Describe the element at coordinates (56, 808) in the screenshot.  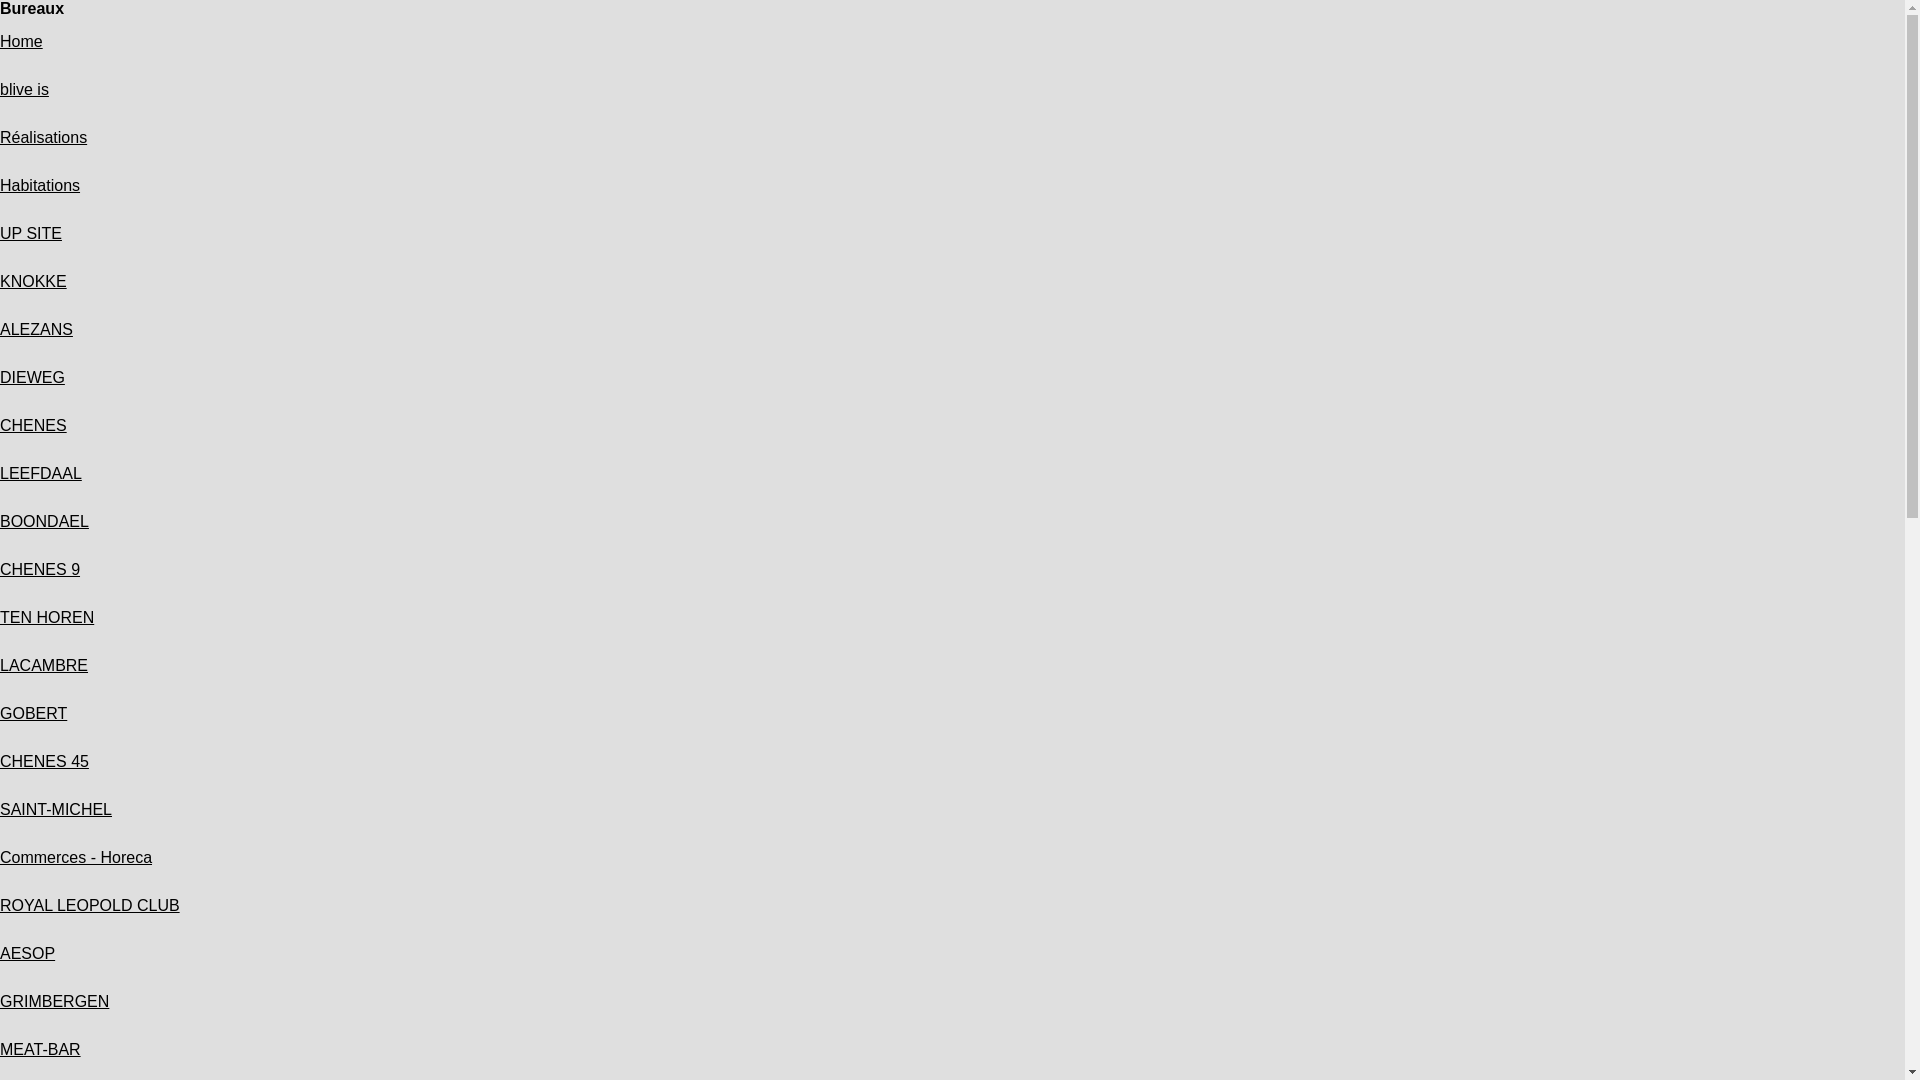
I see `'SAINT-MICHEL'` at that location.